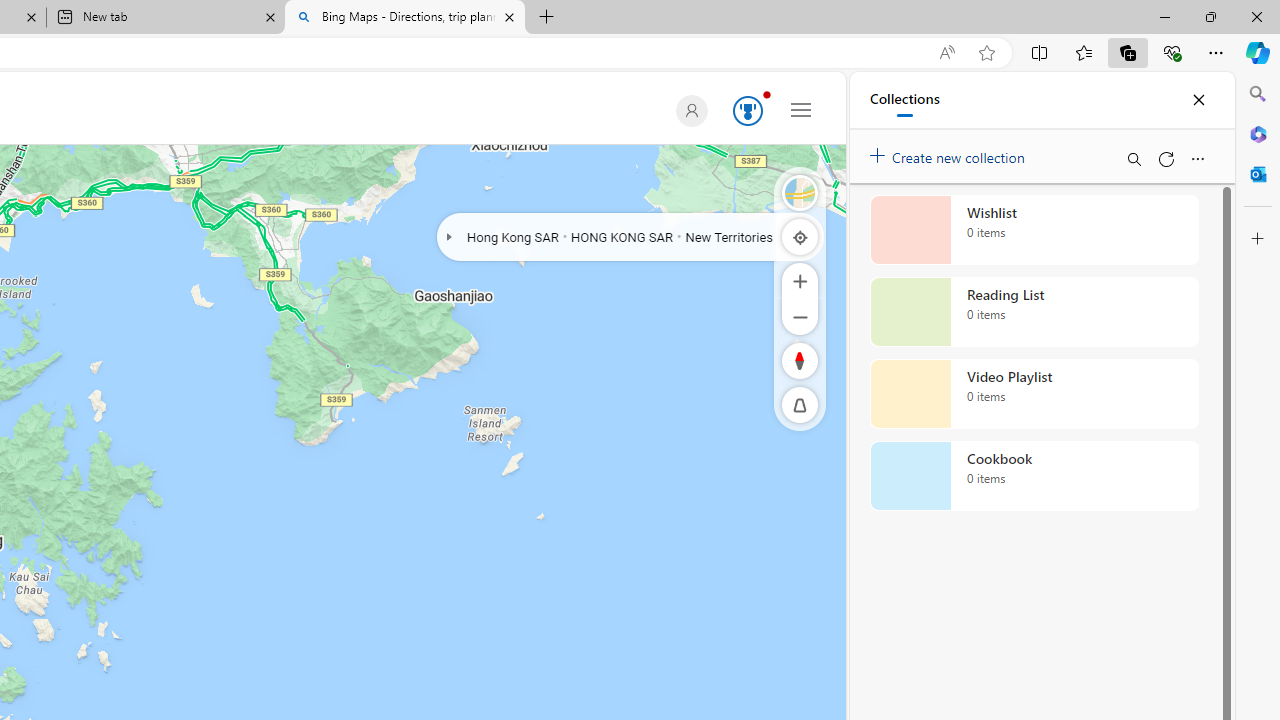  Describe the element at coordinates (1034, 475) in the screenshot. I see `'Cookbook collection, 0 items'` at that location.